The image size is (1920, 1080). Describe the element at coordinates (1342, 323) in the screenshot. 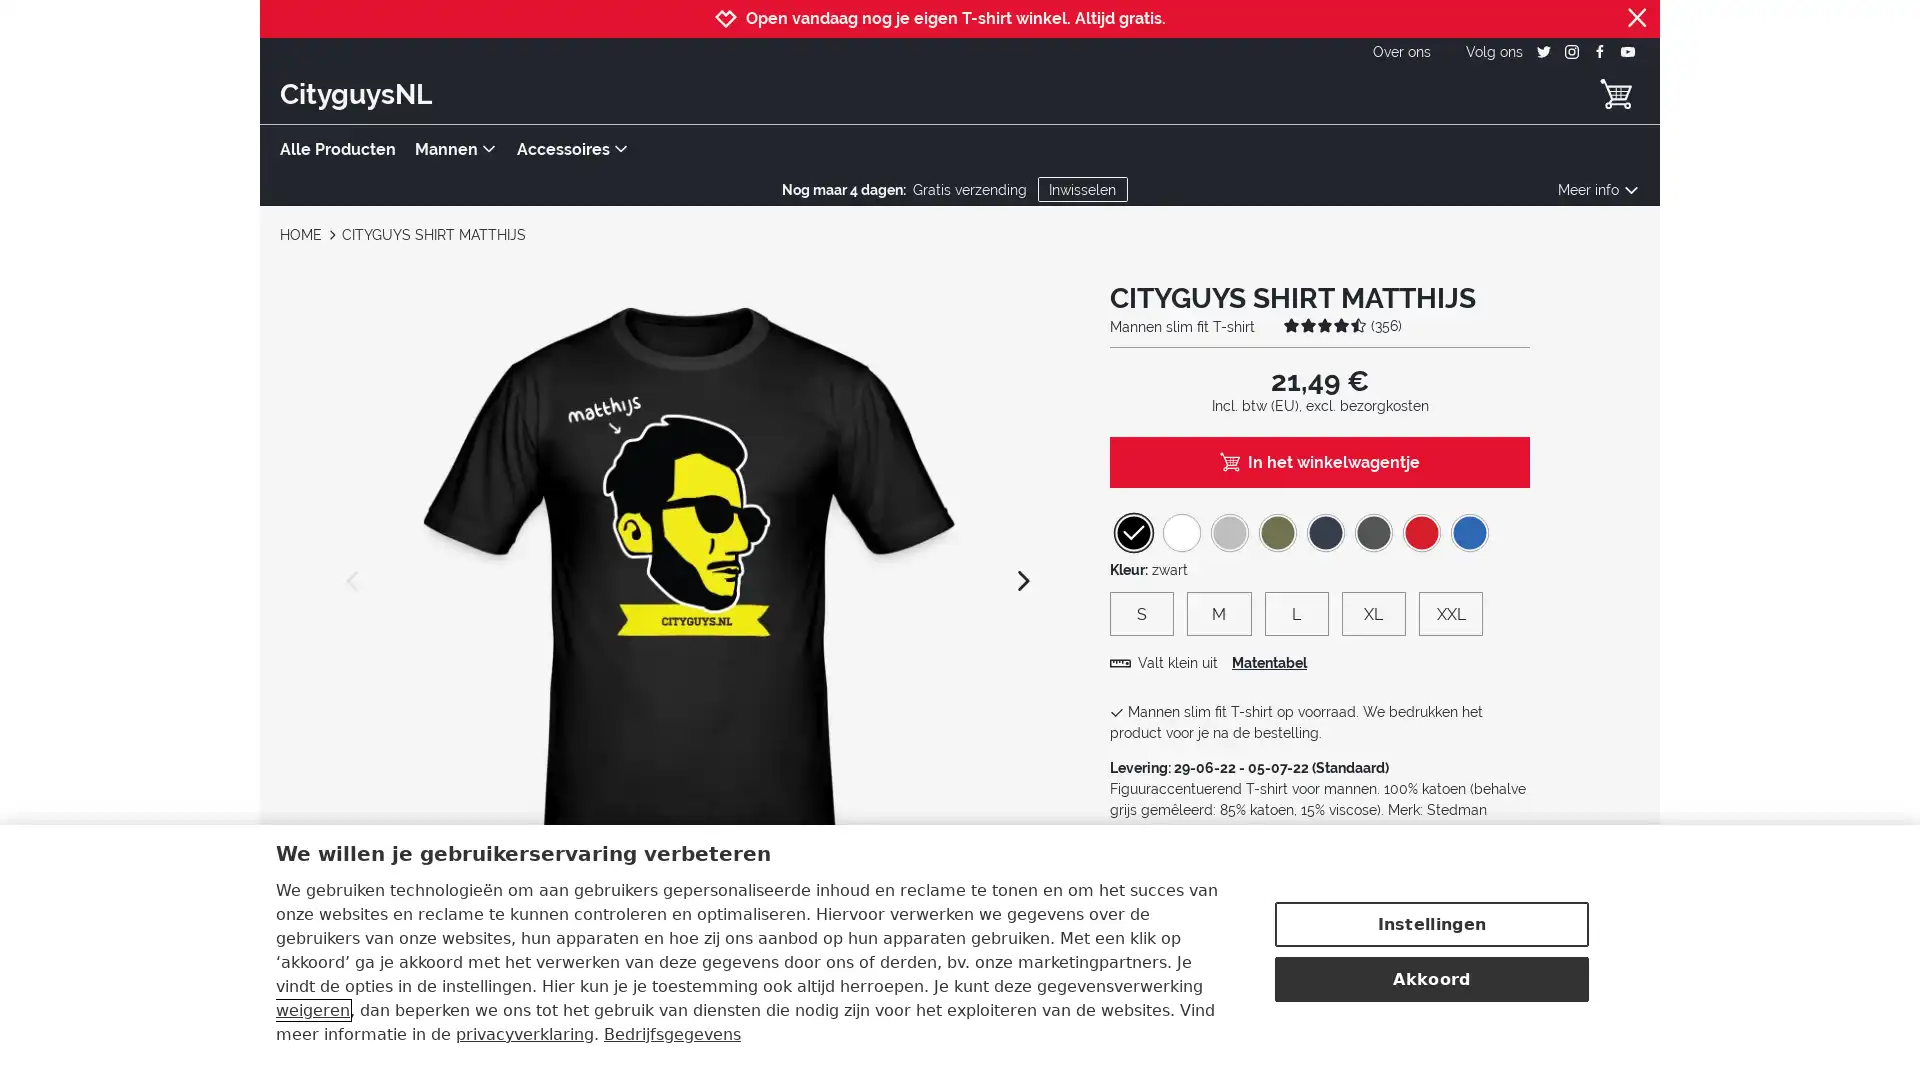

I see `(356)` at that location.